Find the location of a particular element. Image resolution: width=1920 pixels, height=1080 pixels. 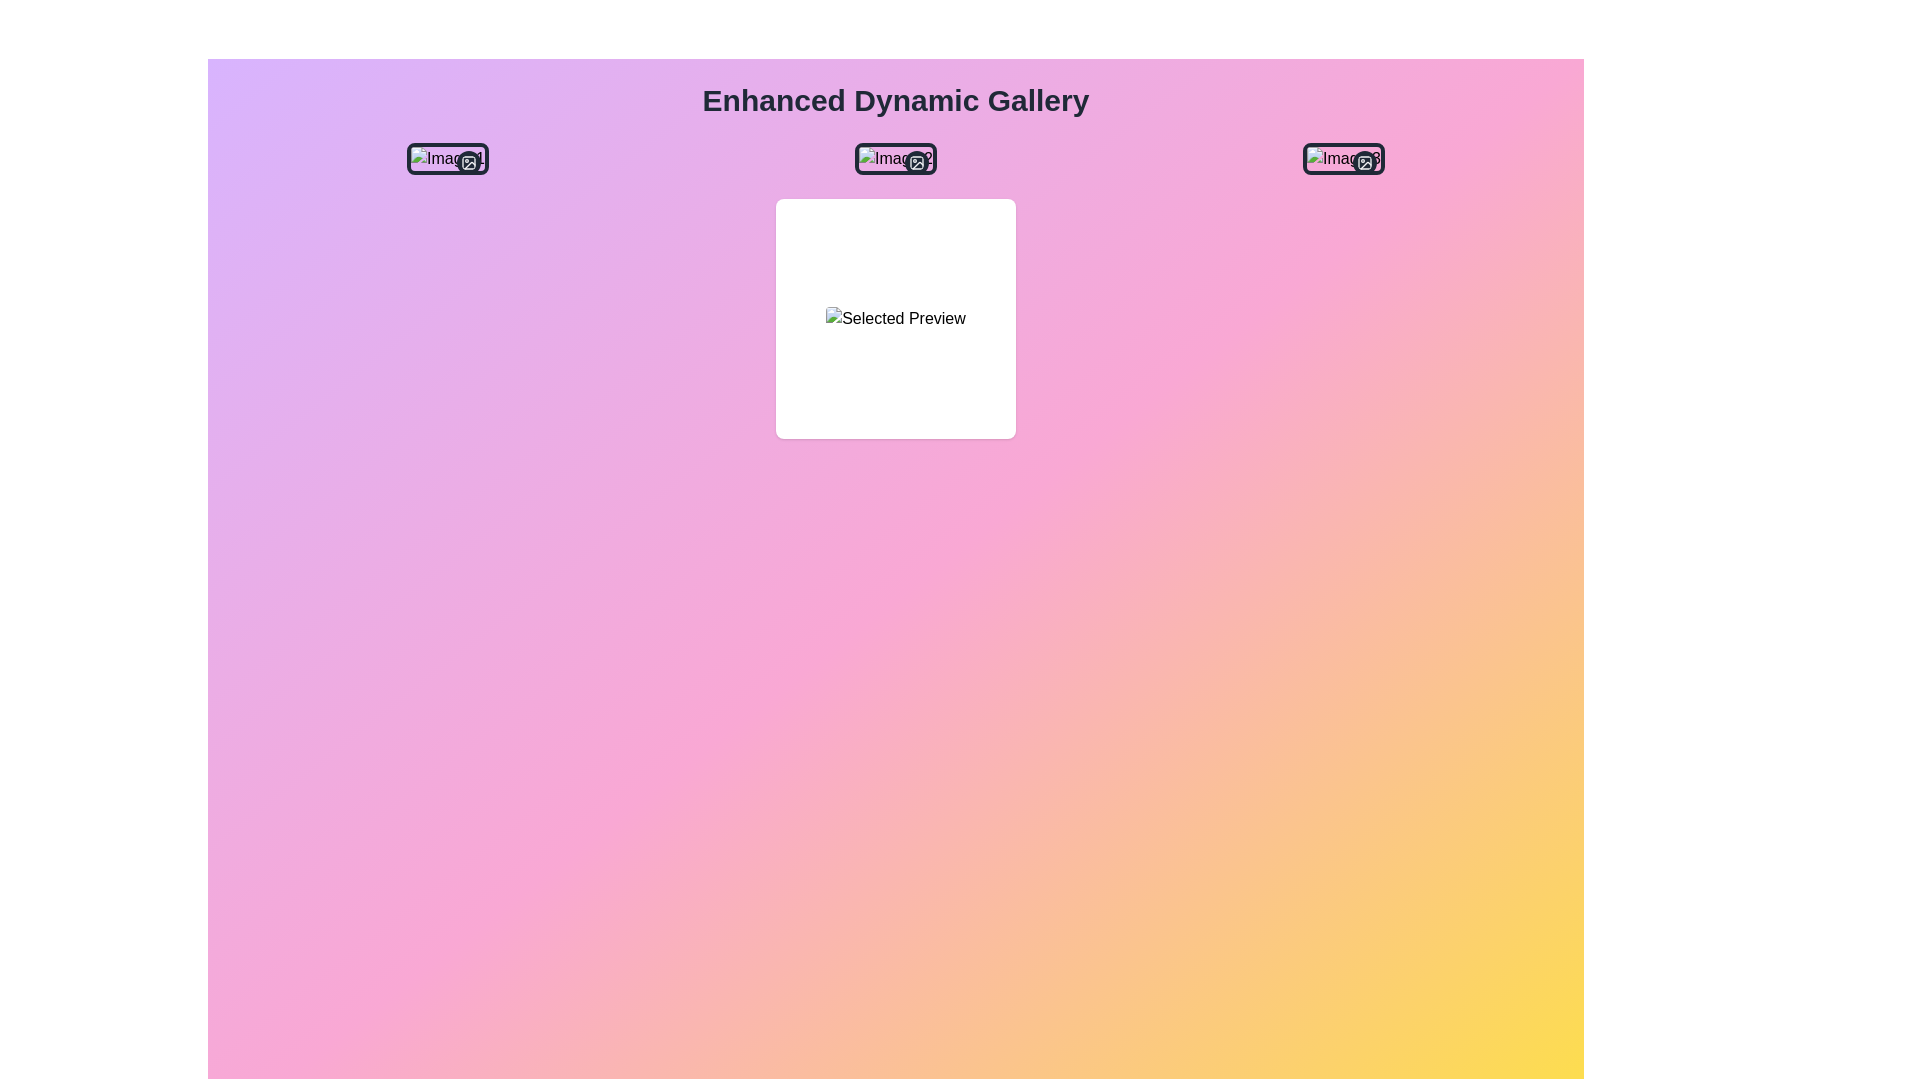

the second thumbnail image in the gallery is located at coordinates (895, 157).